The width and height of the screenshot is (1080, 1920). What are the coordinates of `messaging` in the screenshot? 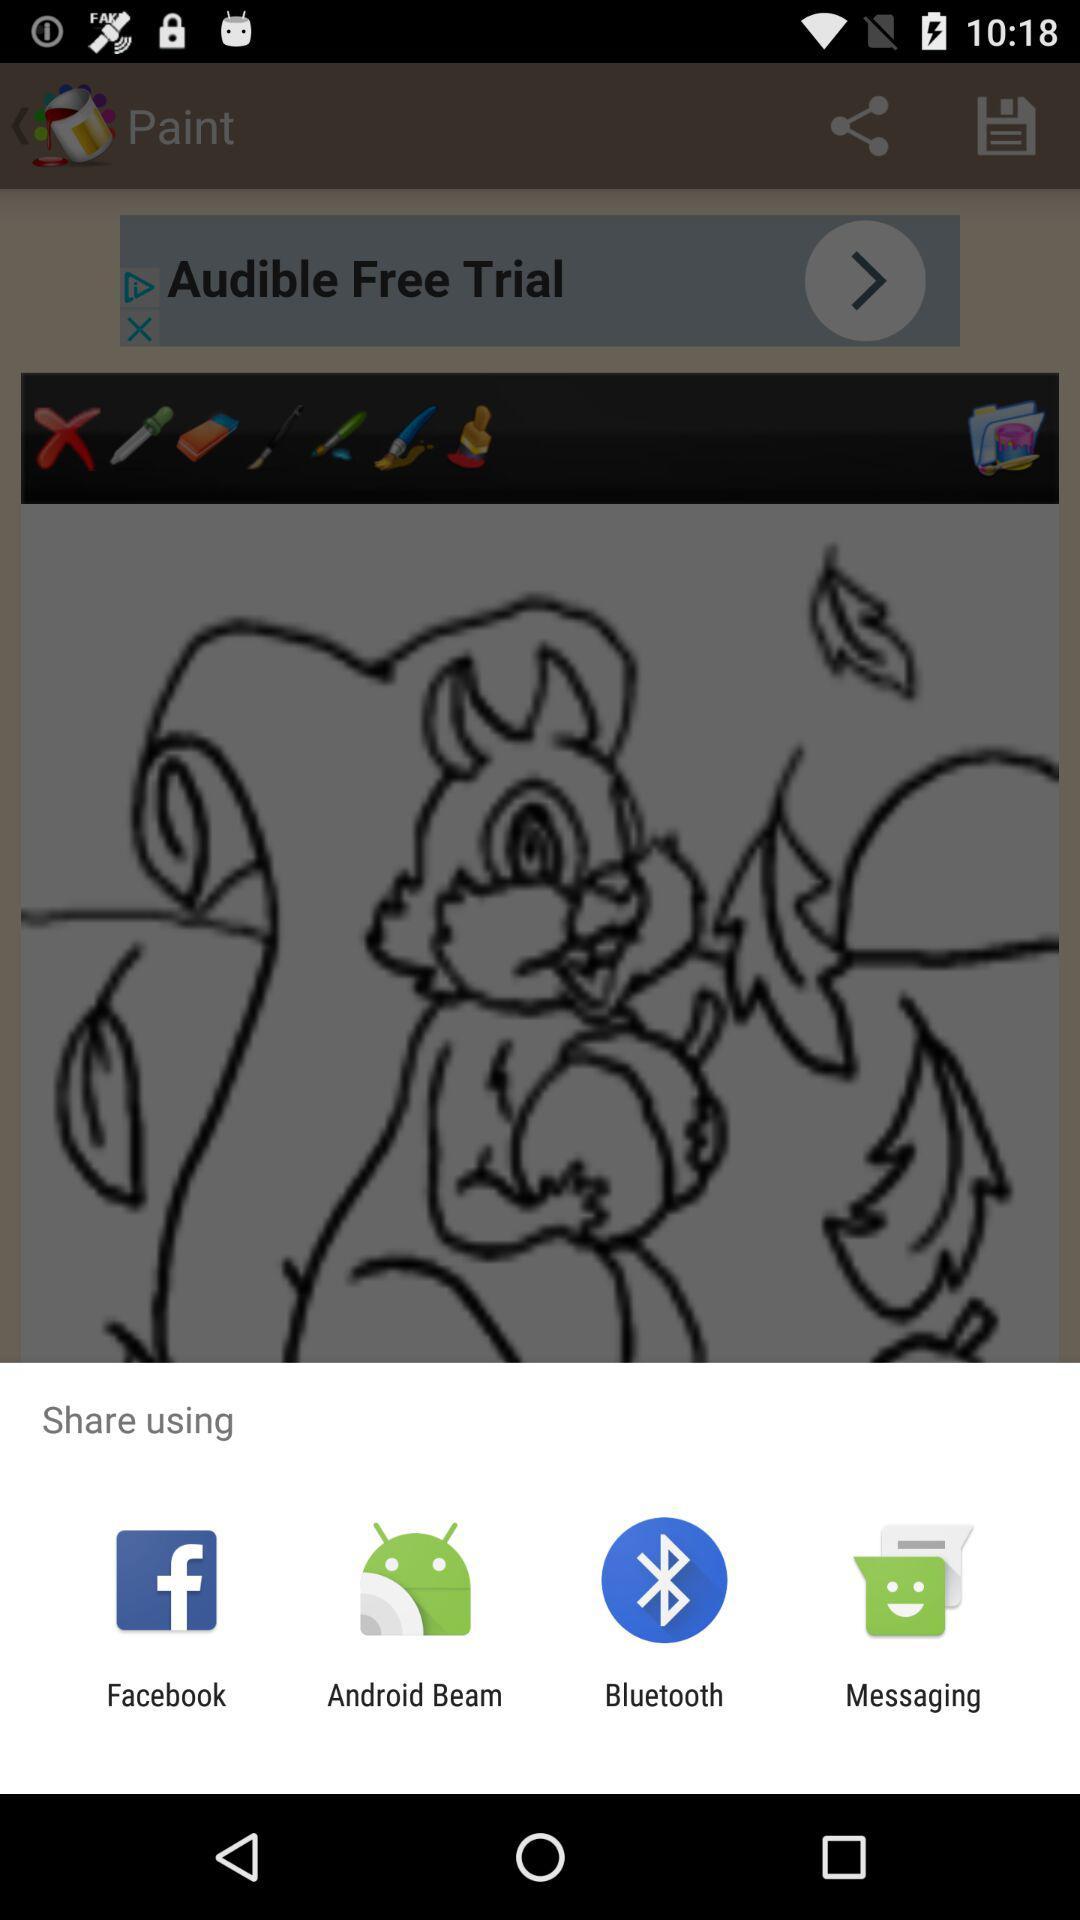 It's located at (913, 1711).